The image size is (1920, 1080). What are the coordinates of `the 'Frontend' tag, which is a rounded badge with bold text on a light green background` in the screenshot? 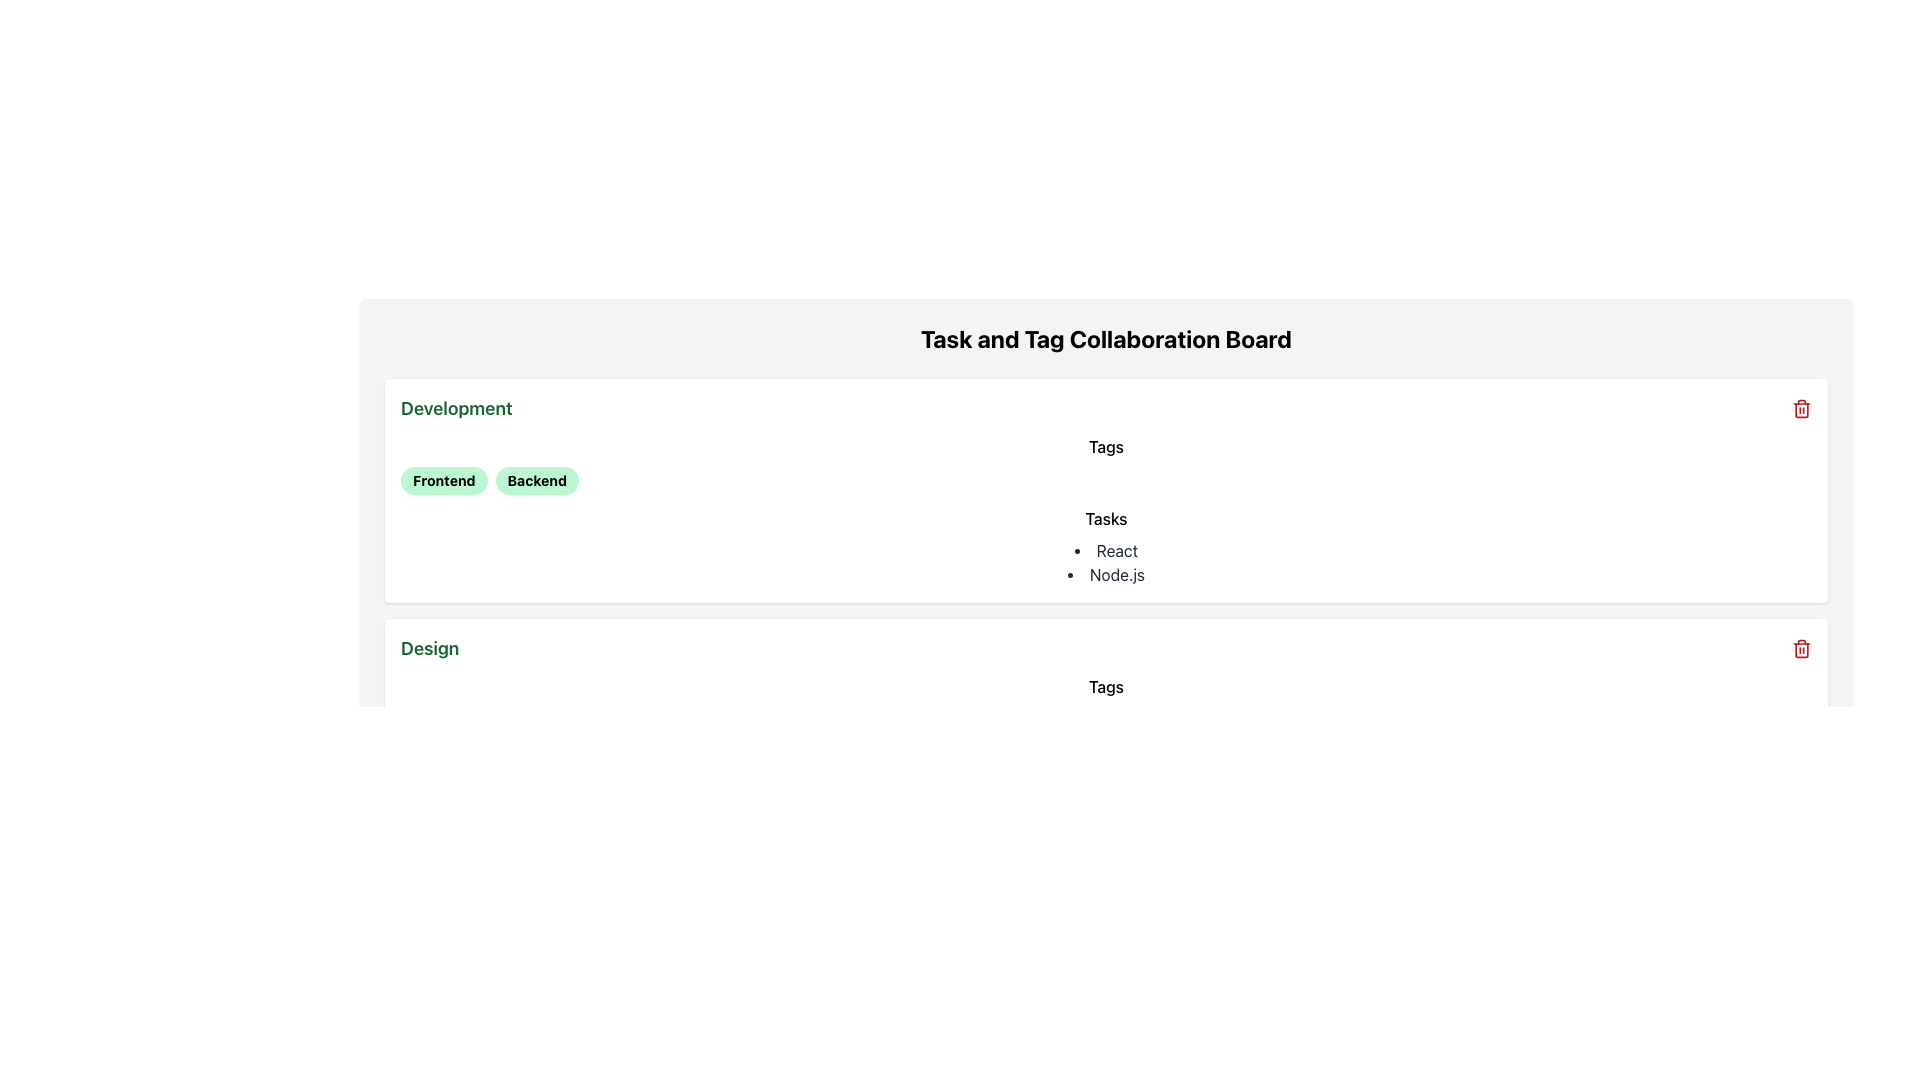 It's located at (443, 481).